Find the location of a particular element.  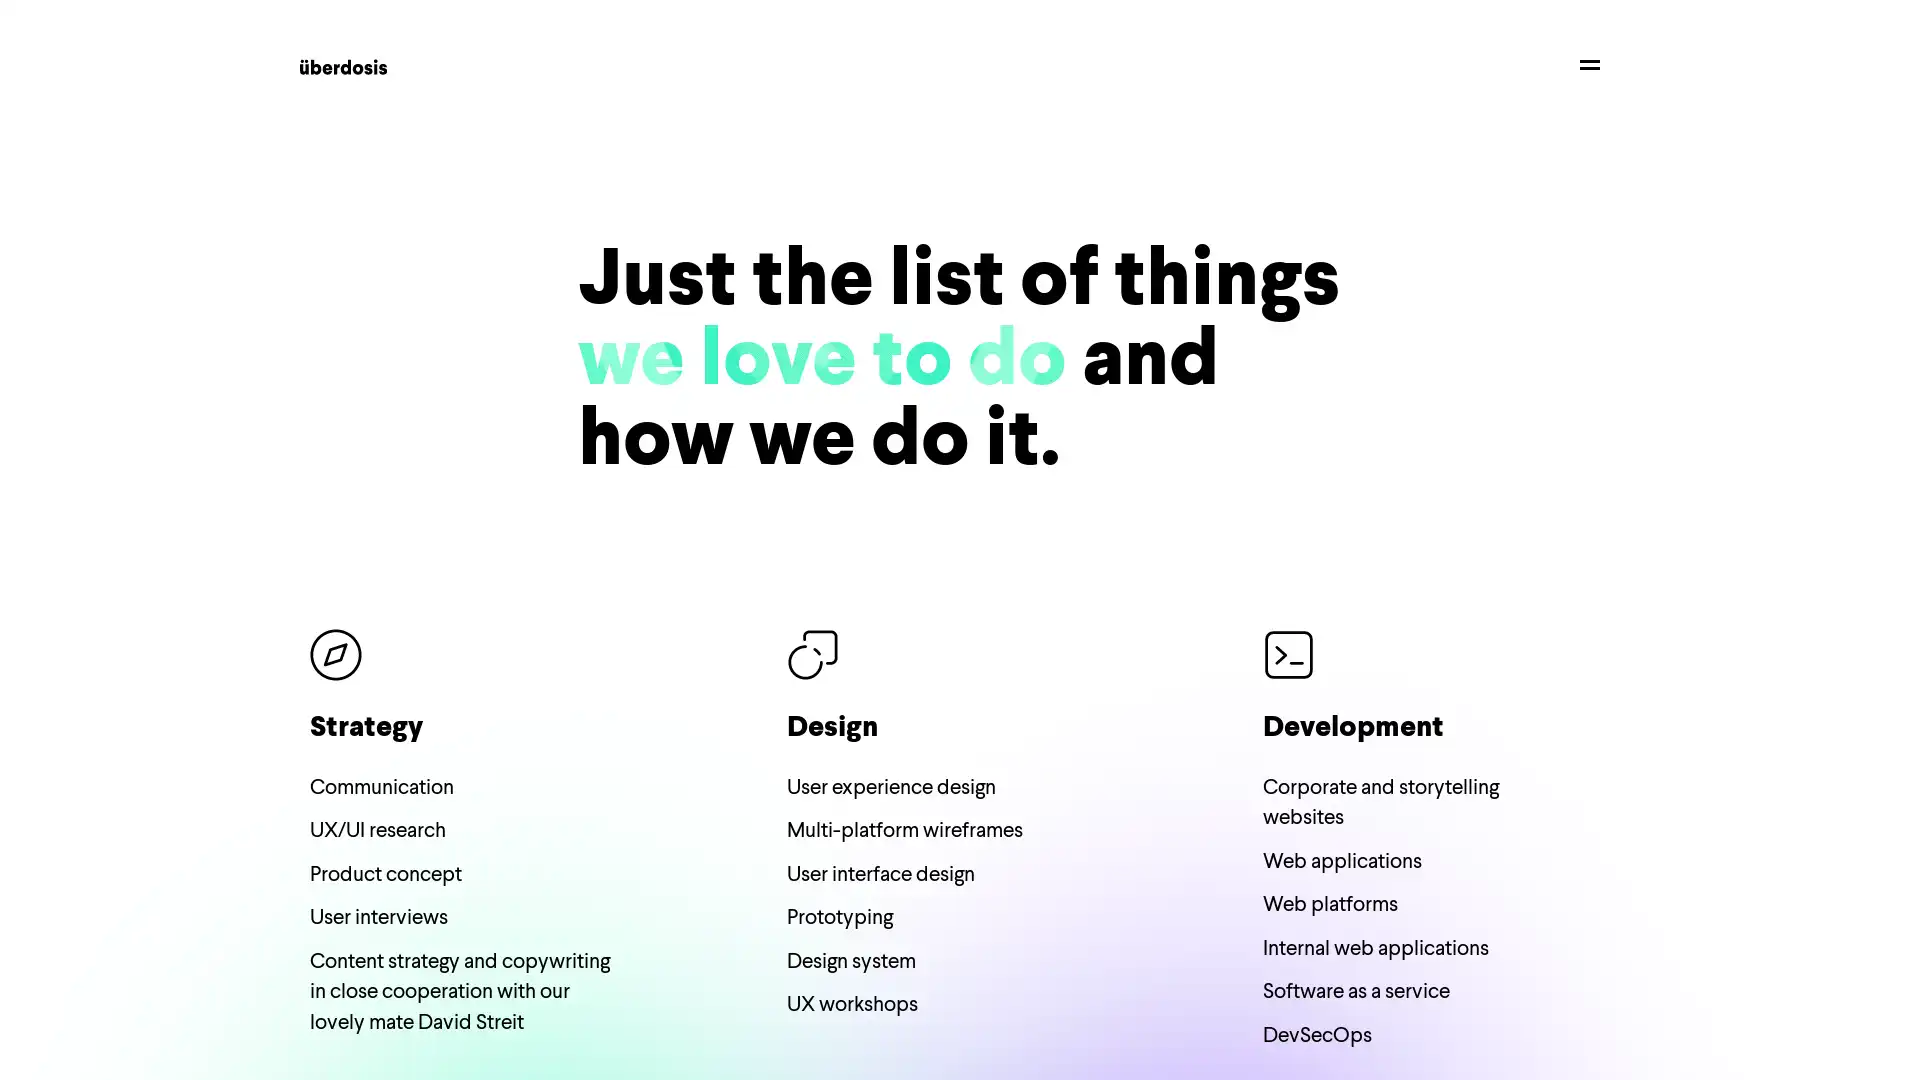

Open menu is located at coordinates (1588, 63).